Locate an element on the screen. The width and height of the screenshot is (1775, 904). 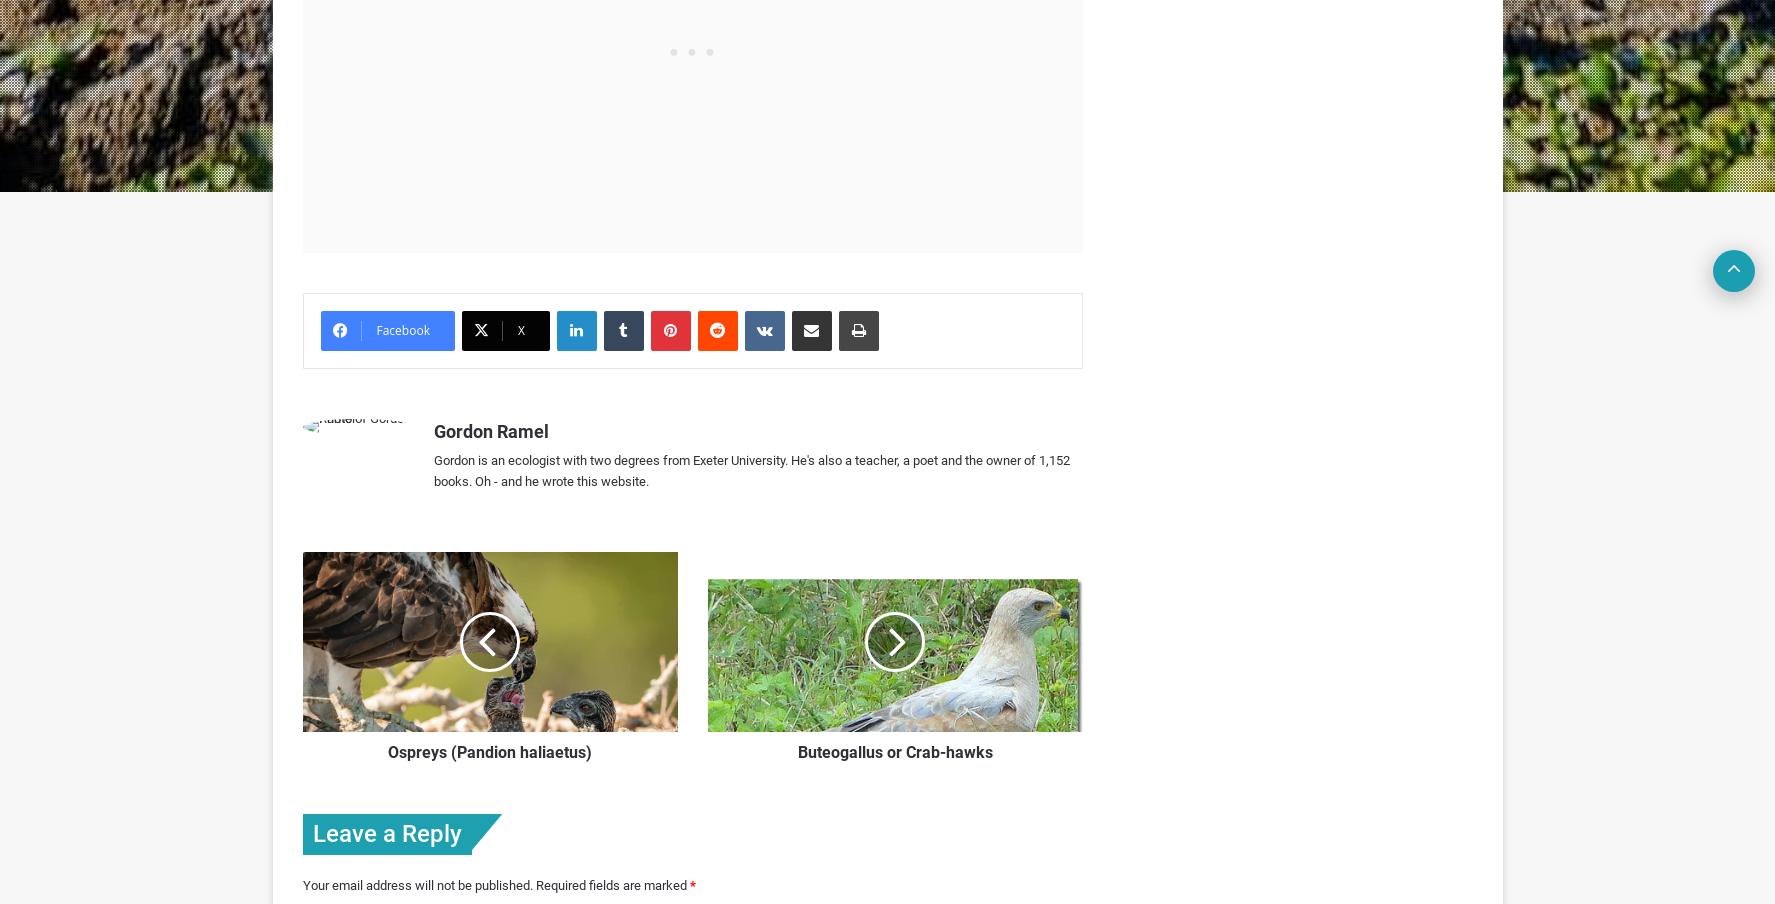
'Leave a Reply' is located at coordinates (385, 832).